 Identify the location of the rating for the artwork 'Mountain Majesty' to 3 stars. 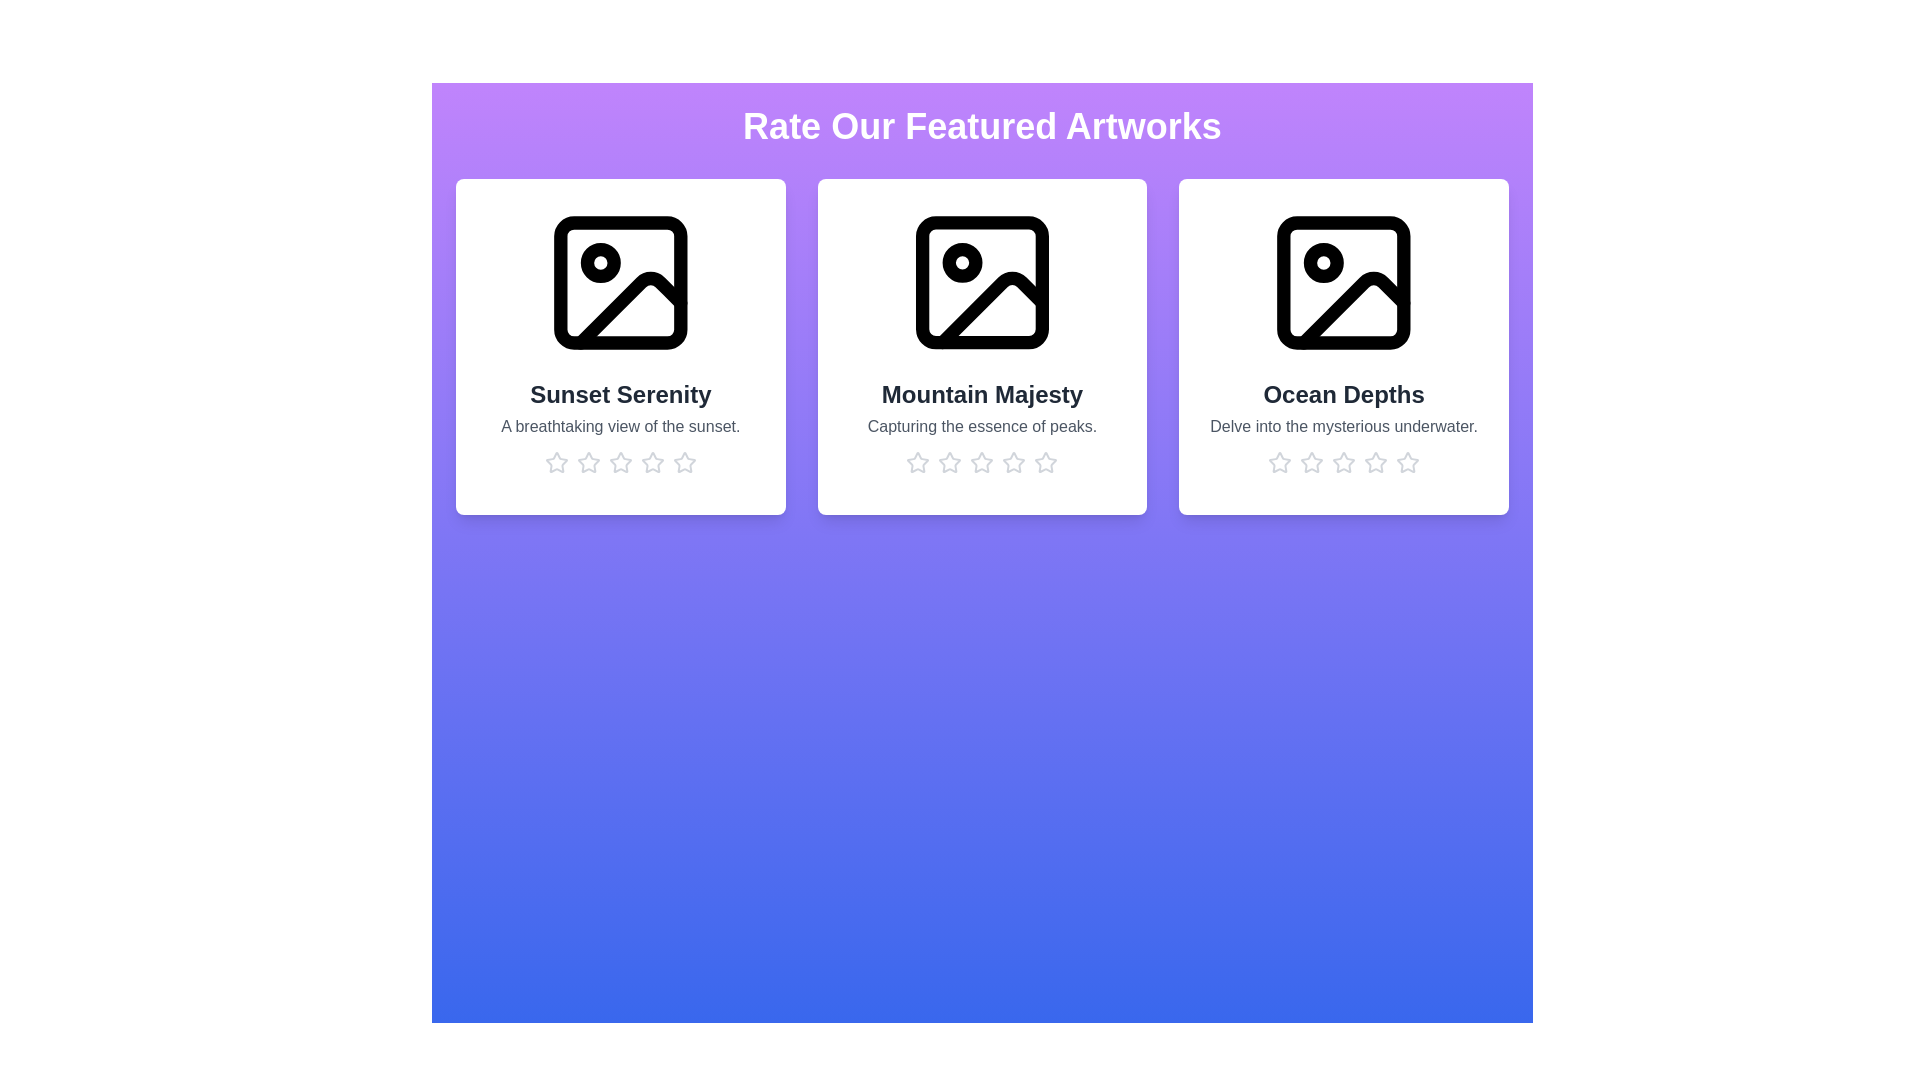
(982, 462).